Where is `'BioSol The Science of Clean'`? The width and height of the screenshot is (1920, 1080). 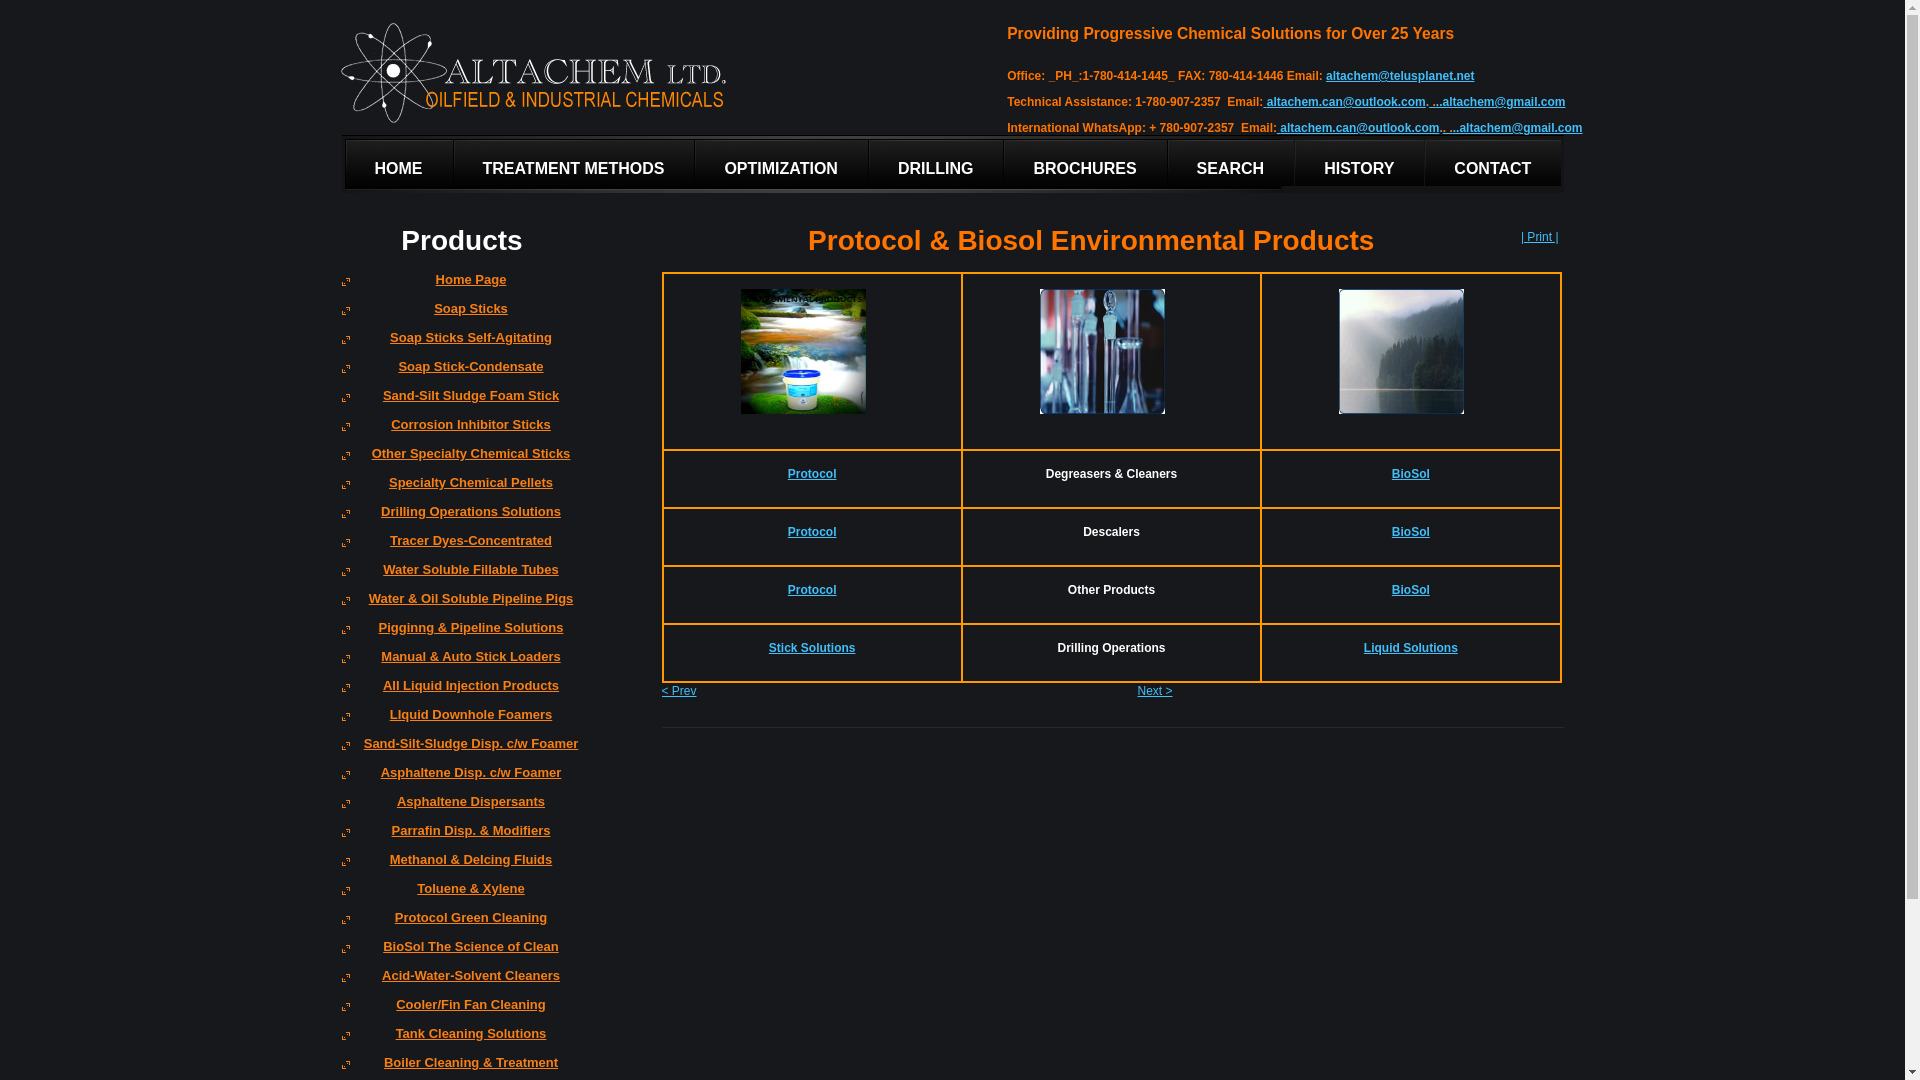
'BioSol The Science of Clean' is located at coordinates (461, 952).